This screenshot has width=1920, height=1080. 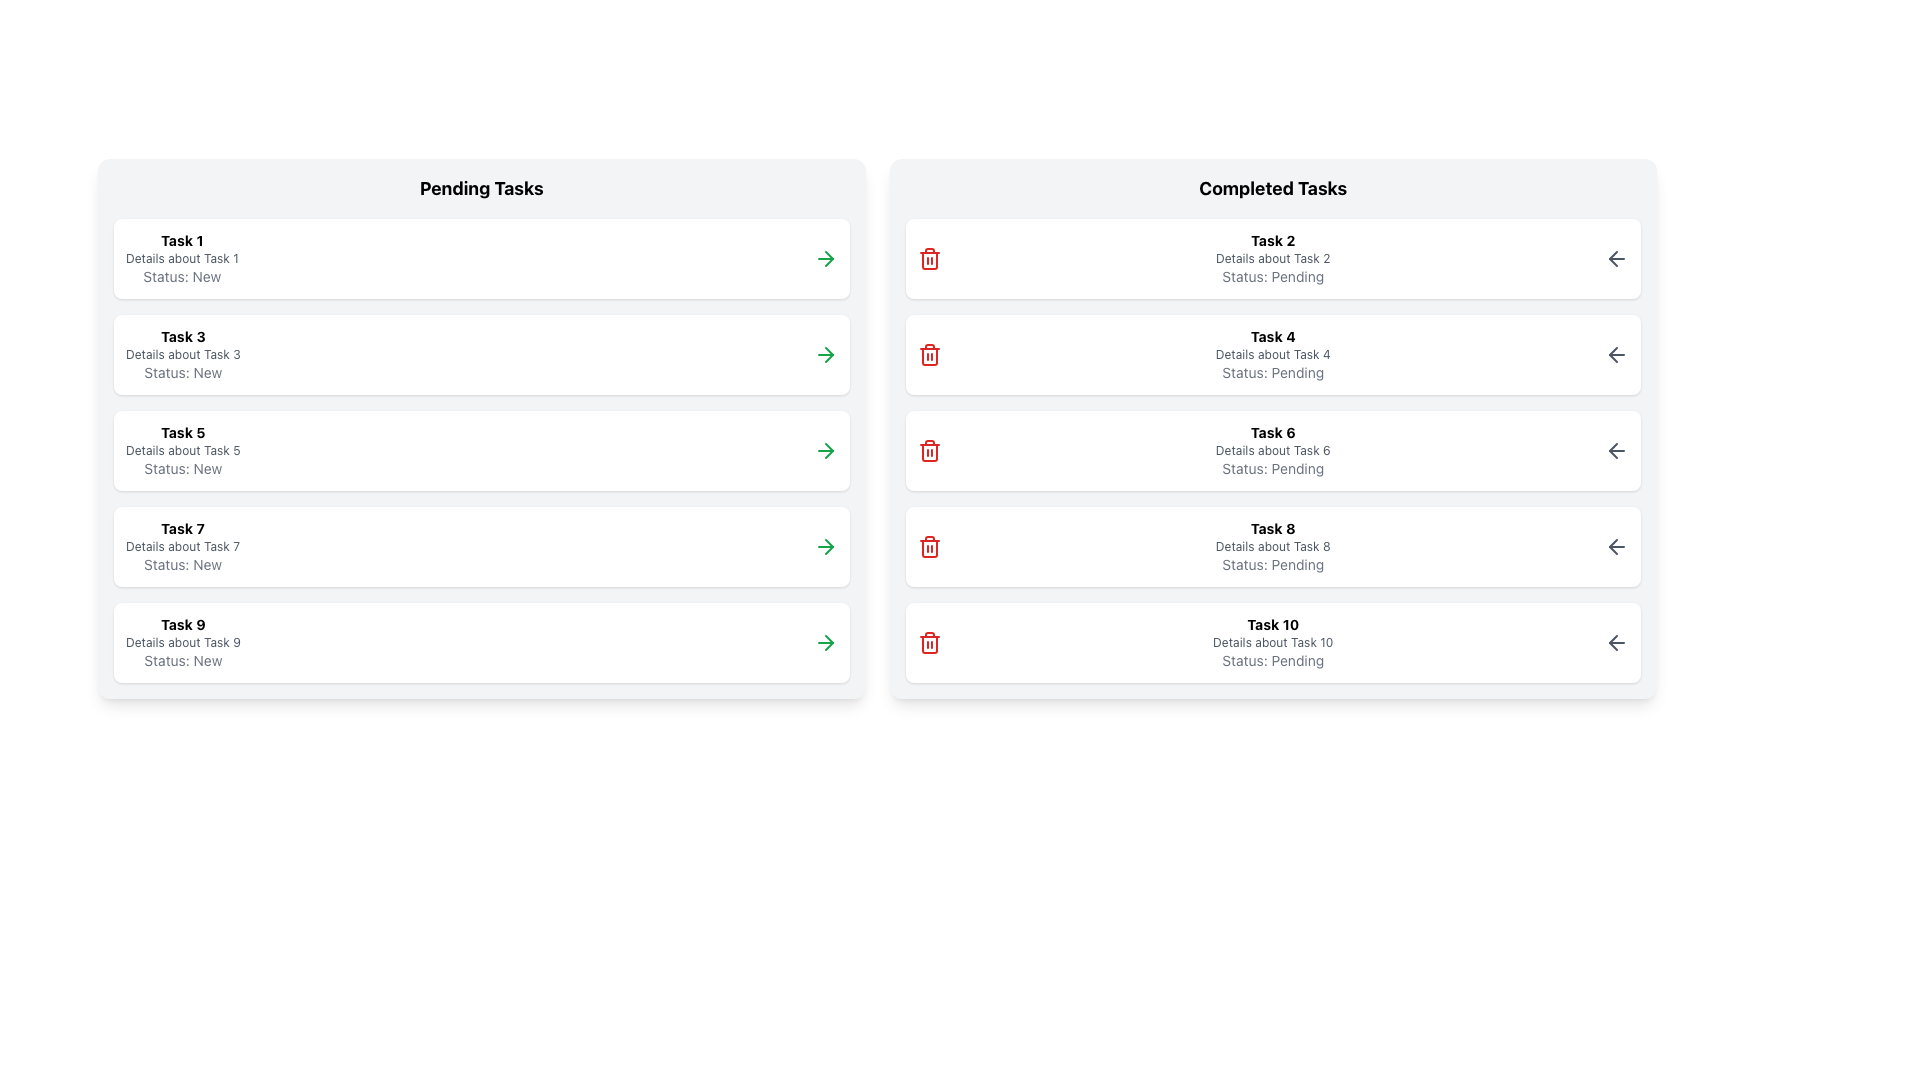 I want to click on detailed information displayed in the text block for 'Task 1', located in the first item of the 'Pending Tasks' section, so click(x=182, y=257).